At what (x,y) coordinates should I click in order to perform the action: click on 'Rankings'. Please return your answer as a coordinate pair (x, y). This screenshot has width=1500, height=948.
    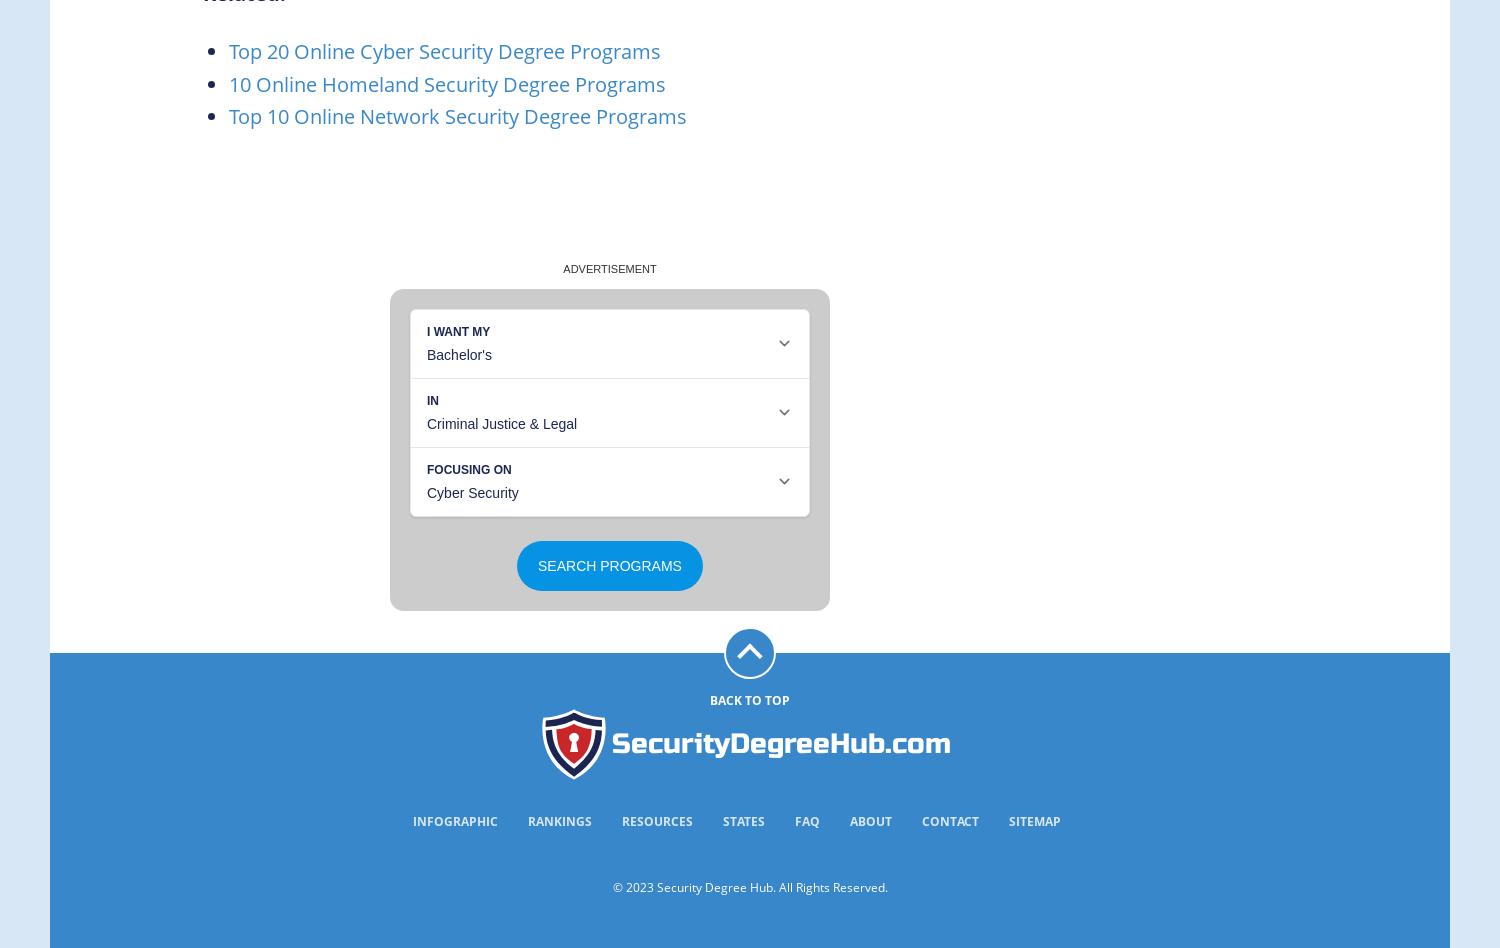
    Looking at the image, I should click on (528, 820).